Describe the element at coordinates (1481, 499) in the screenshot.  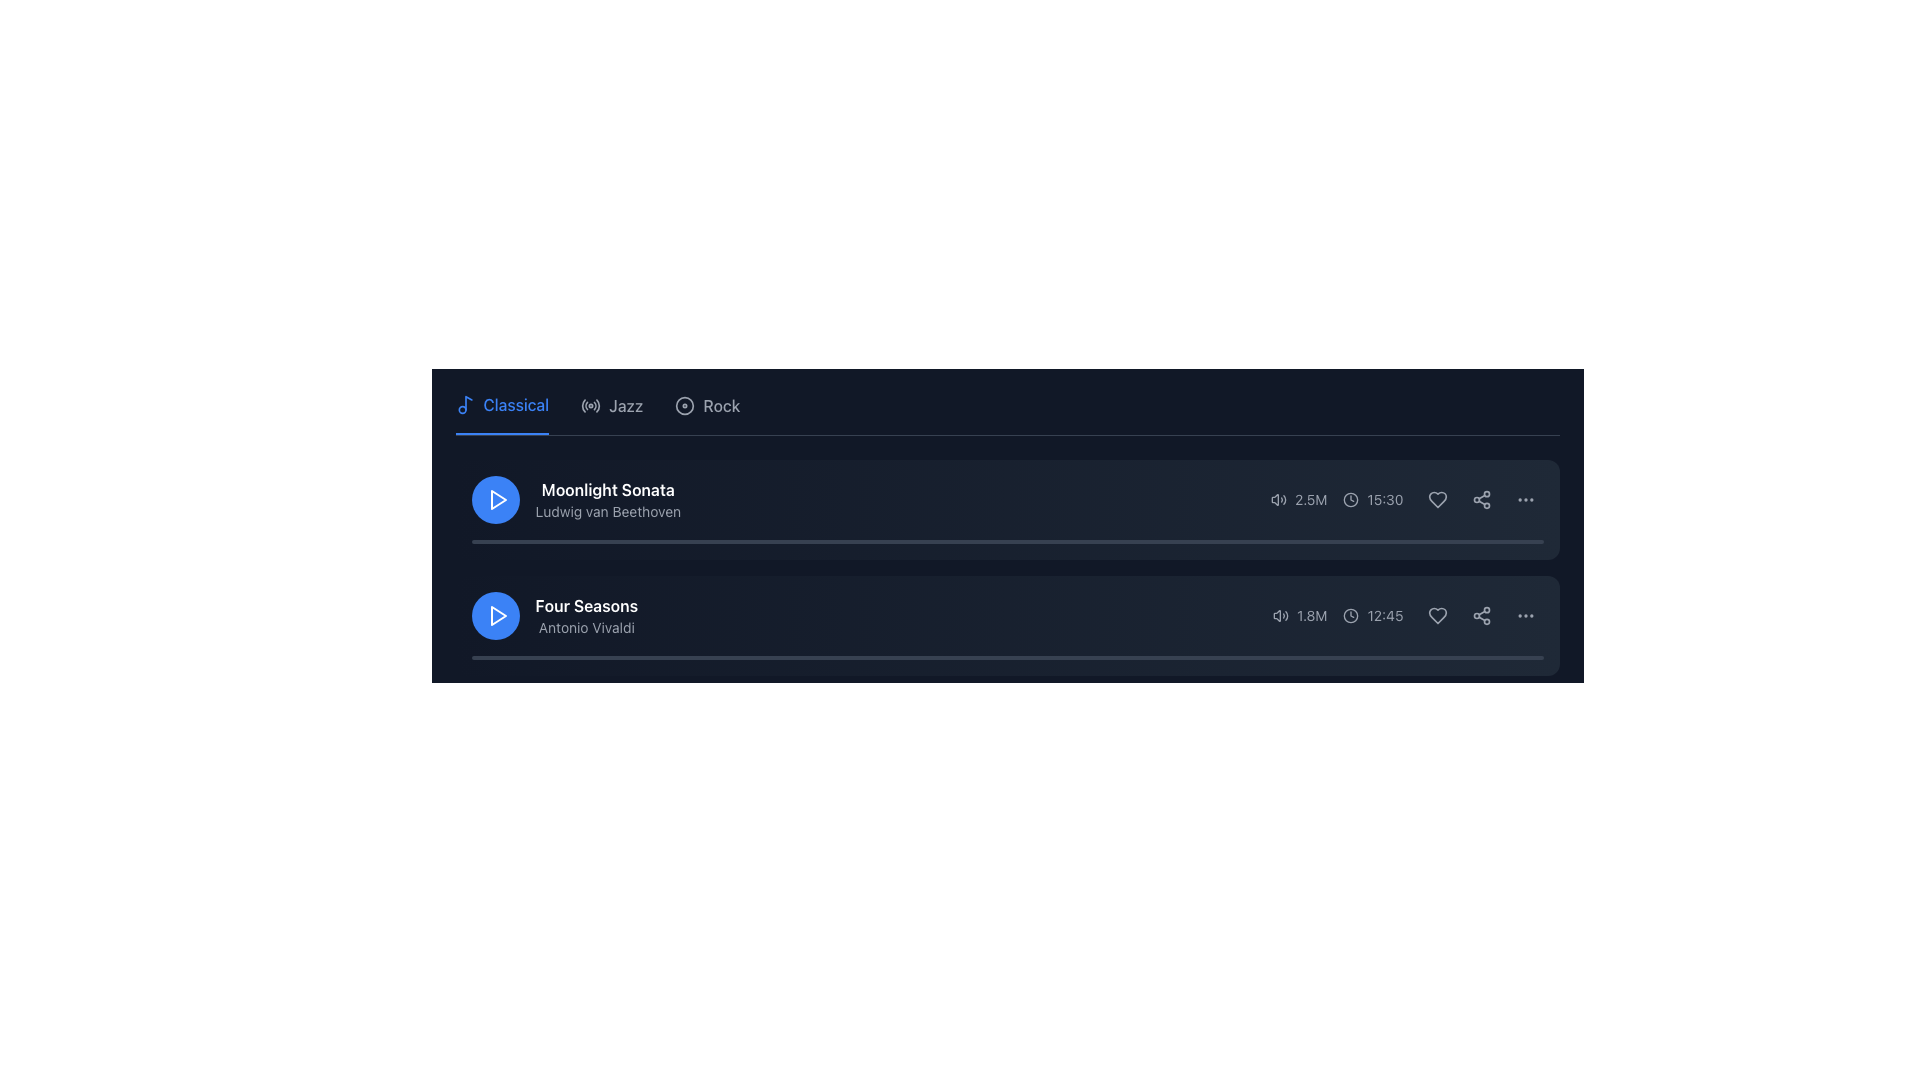
I see `the share button located to the right of the heart-shaped favorite icon` at that location.